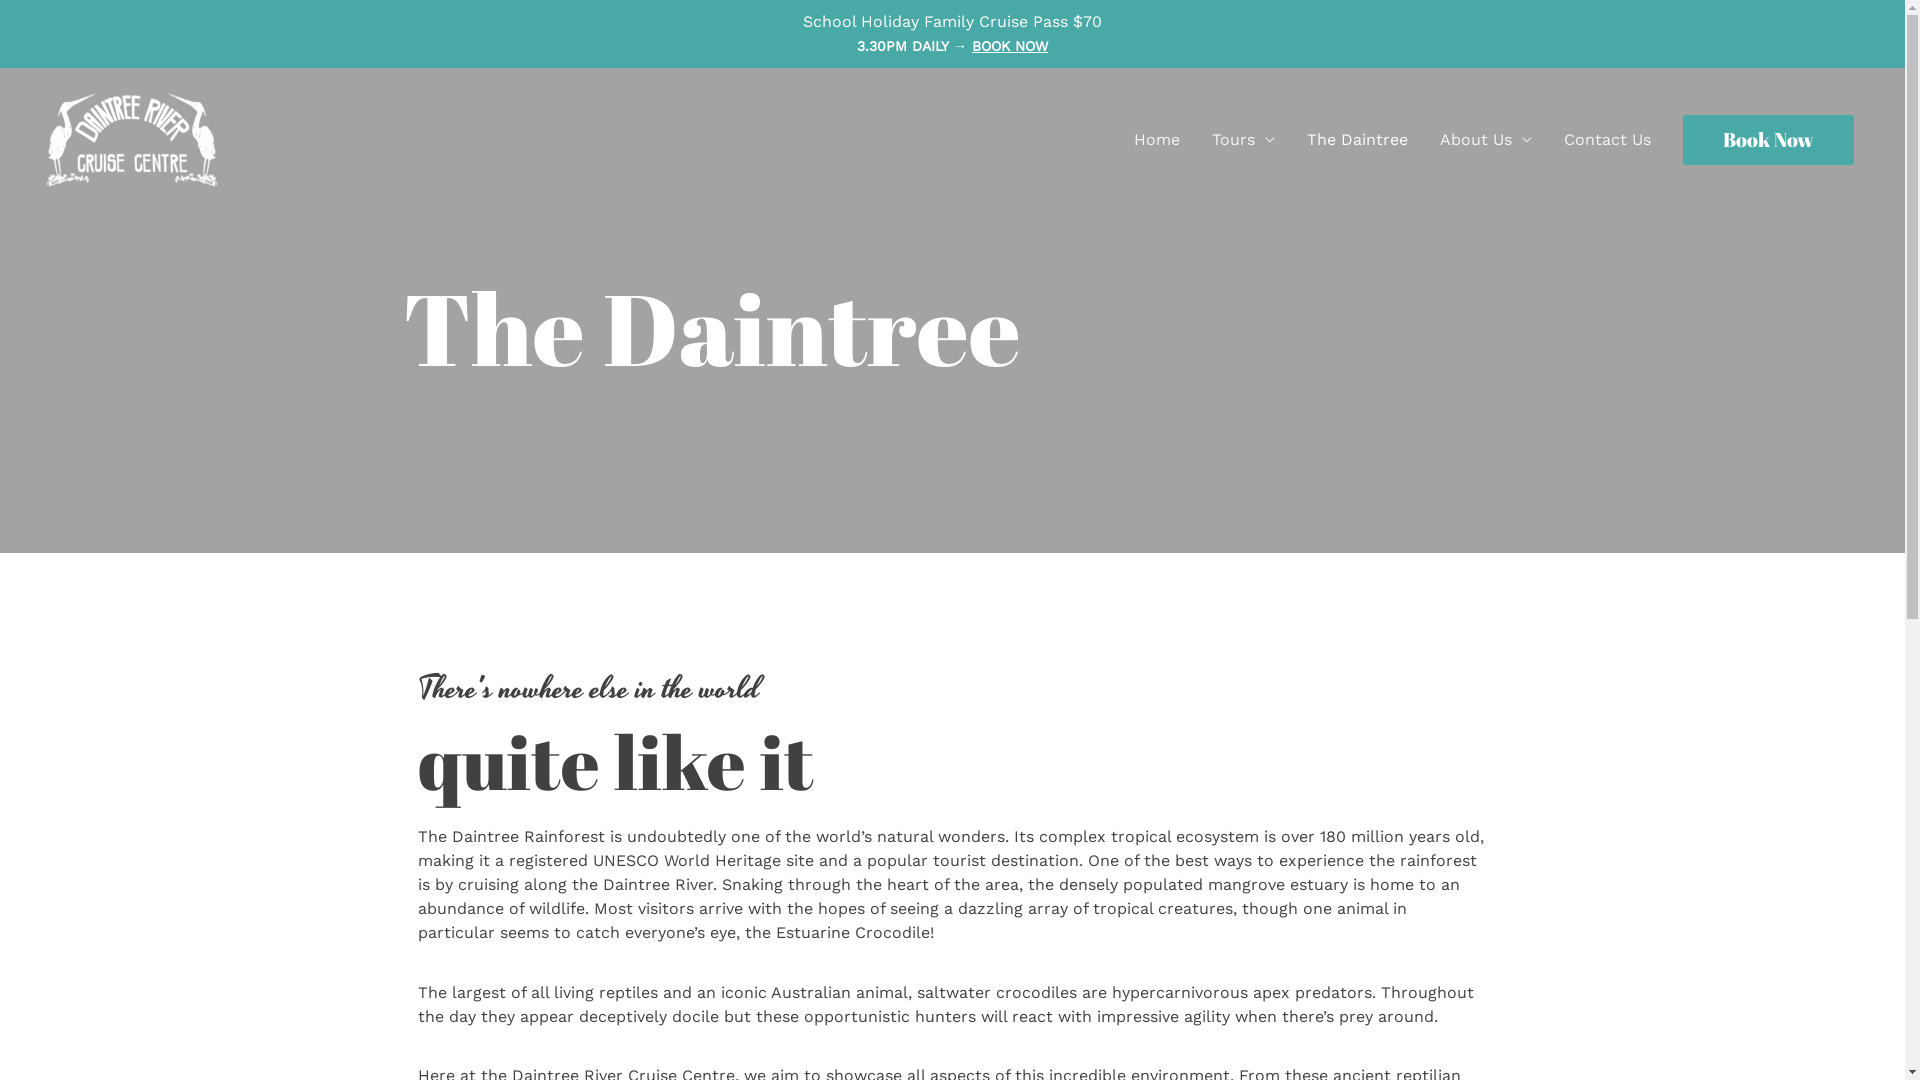 Image resolution: width=1920 pixels, height=1080 pixels. I want to click on 'BOOK NOW', so click(1009, 45).